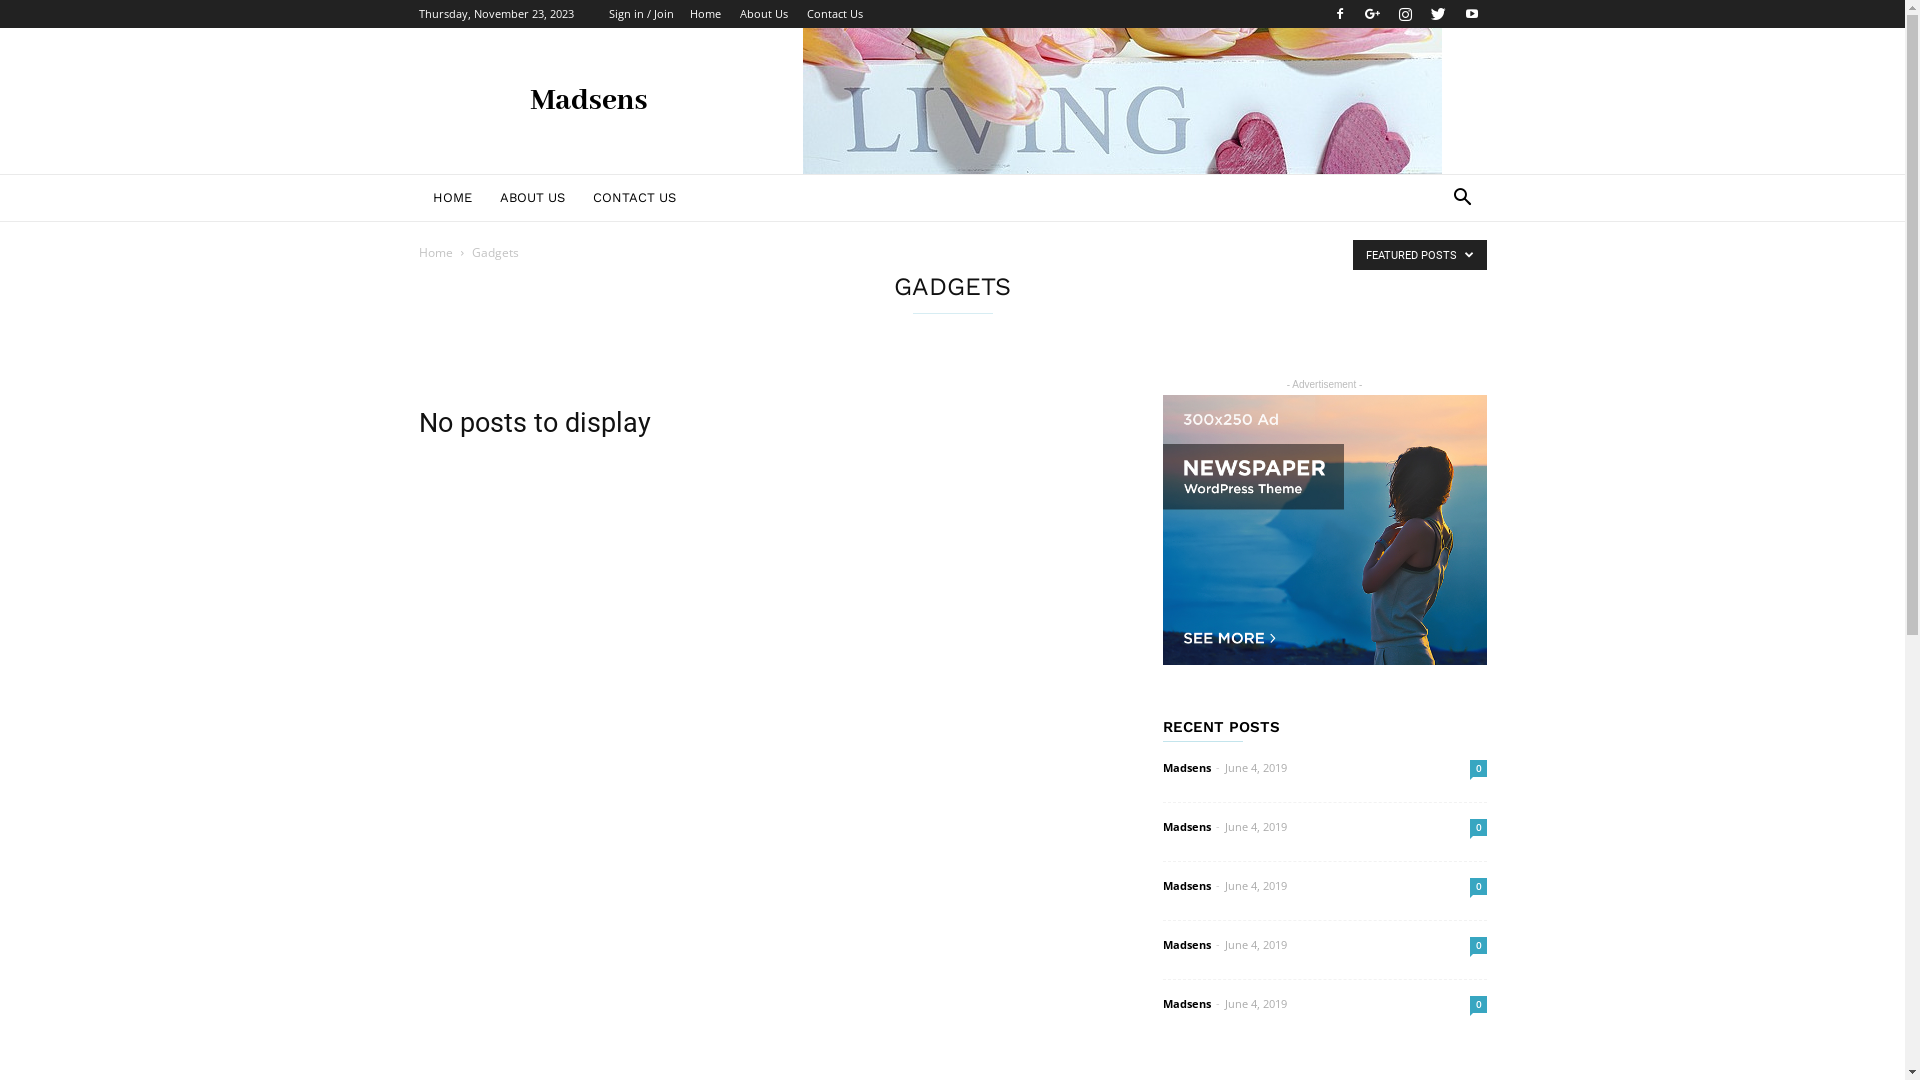  What do you see at coordinates (1478, 1004) in the screenshot?
I see `'0'` at bounding box center [1478, 1004].